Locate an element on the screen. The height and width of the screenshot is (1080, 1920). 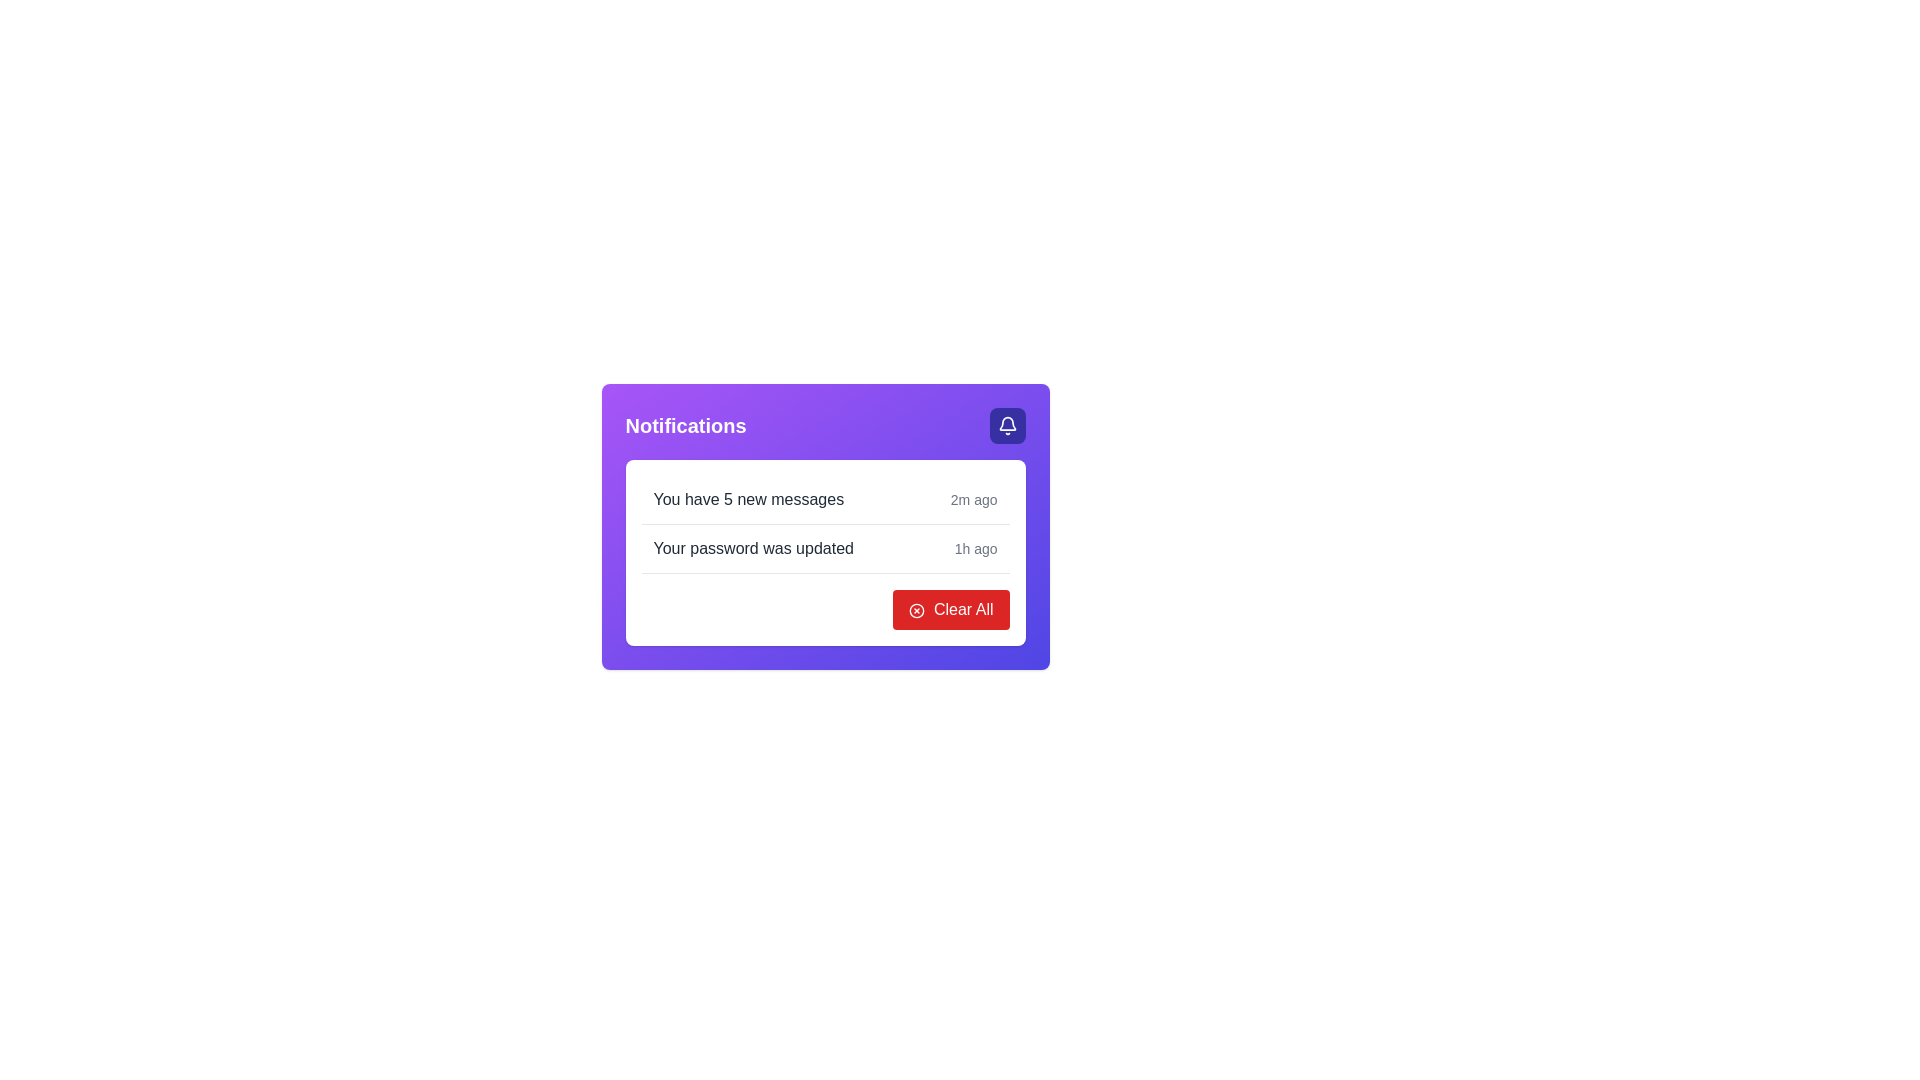
the bell icon outlined in white on an indigo circular background located in the top-right corner of the notification card is located at coordinates (1007, 424).